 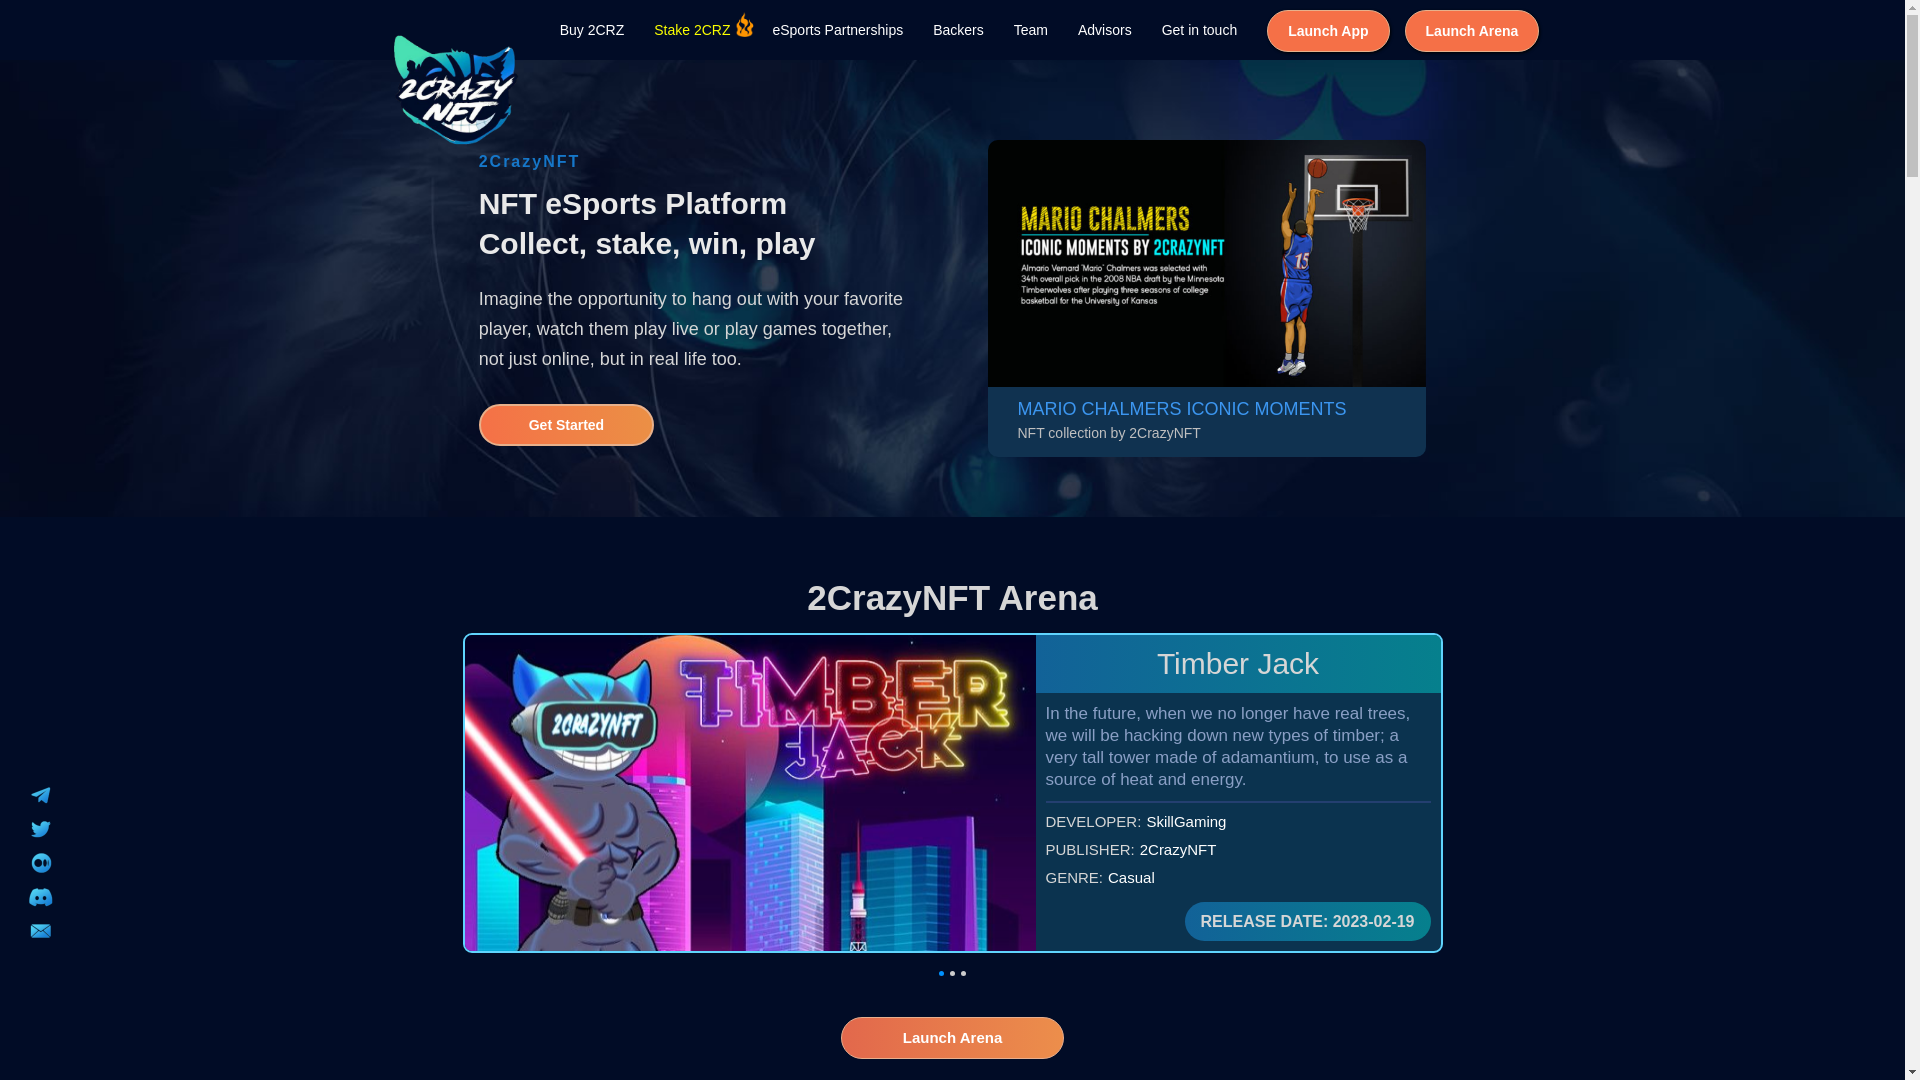 What do you see at coordinates (1200, 30) in the screenshot?
I see `'Get in touch'` at bounding box center [1200, 30].